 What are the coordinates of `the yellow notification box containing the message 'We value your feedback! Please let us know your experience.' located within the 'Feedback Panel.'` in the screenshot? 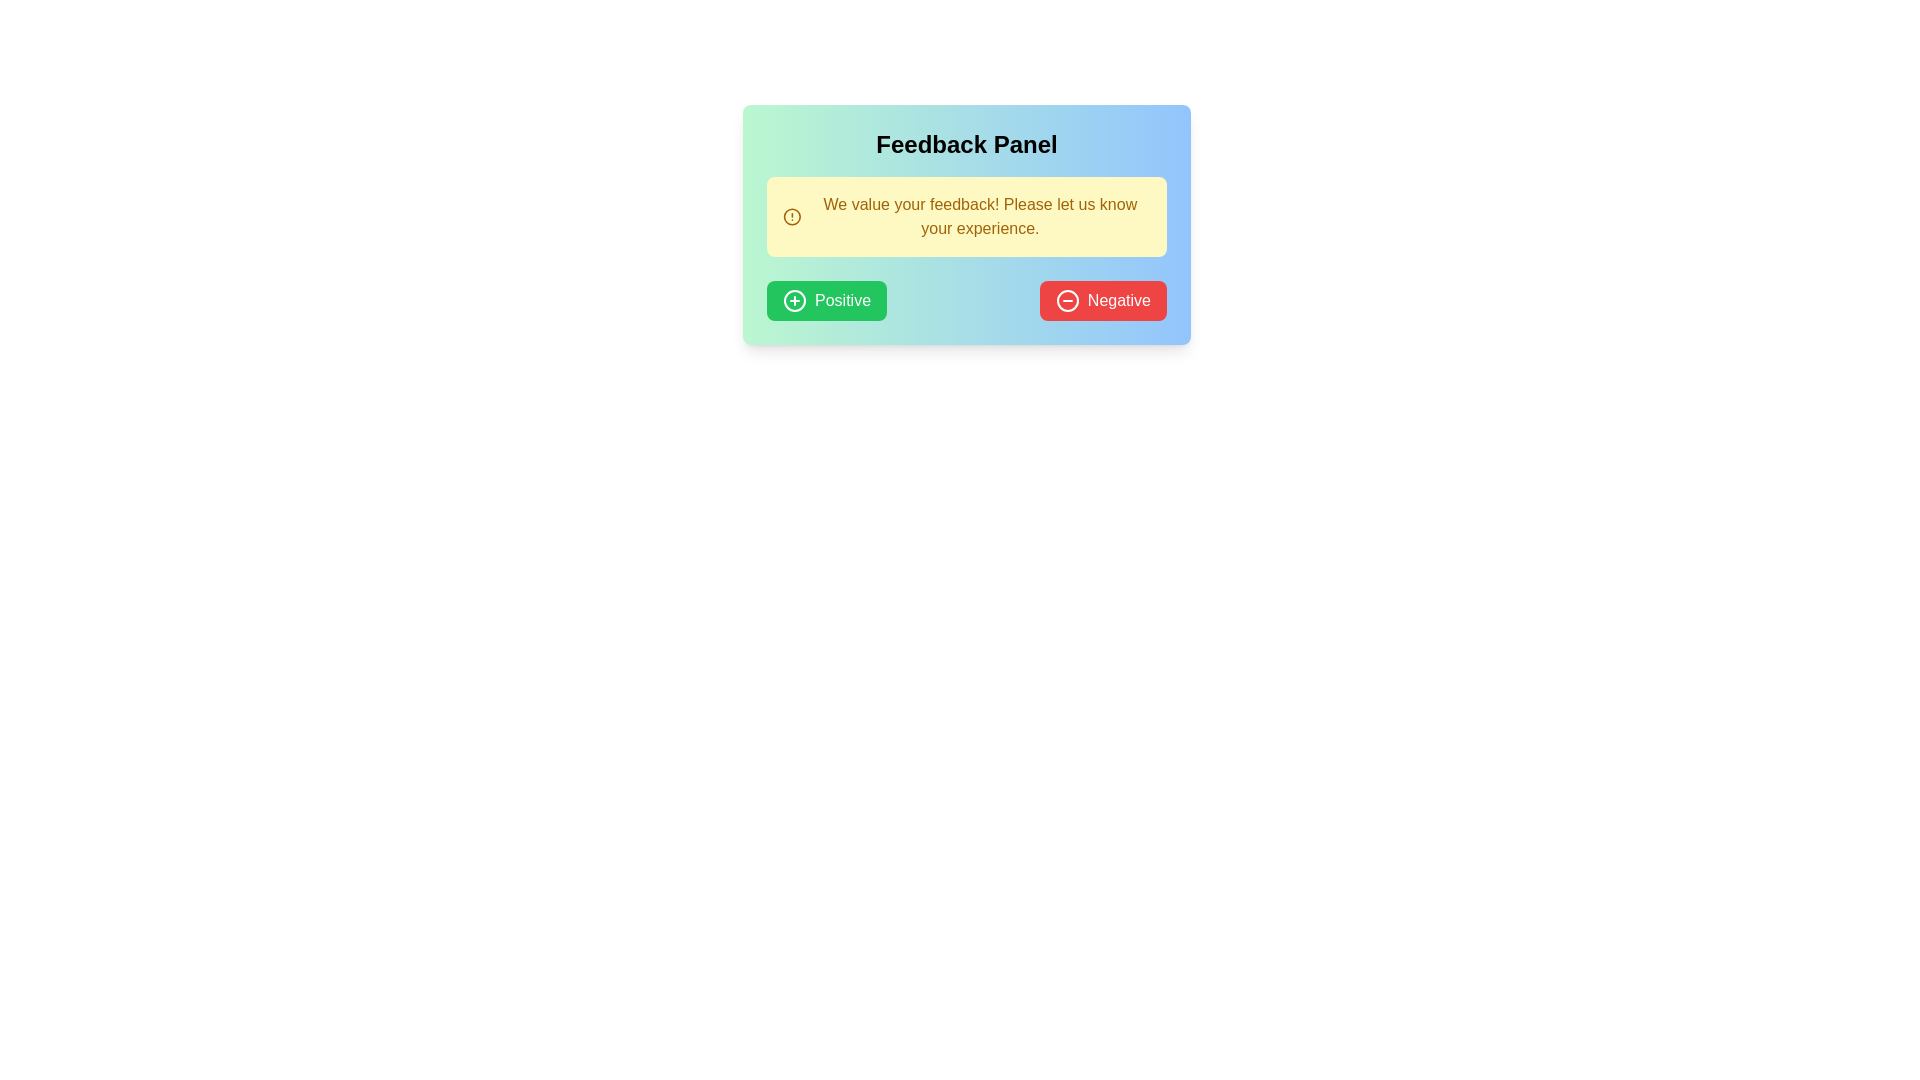 It's located at (966, 216).